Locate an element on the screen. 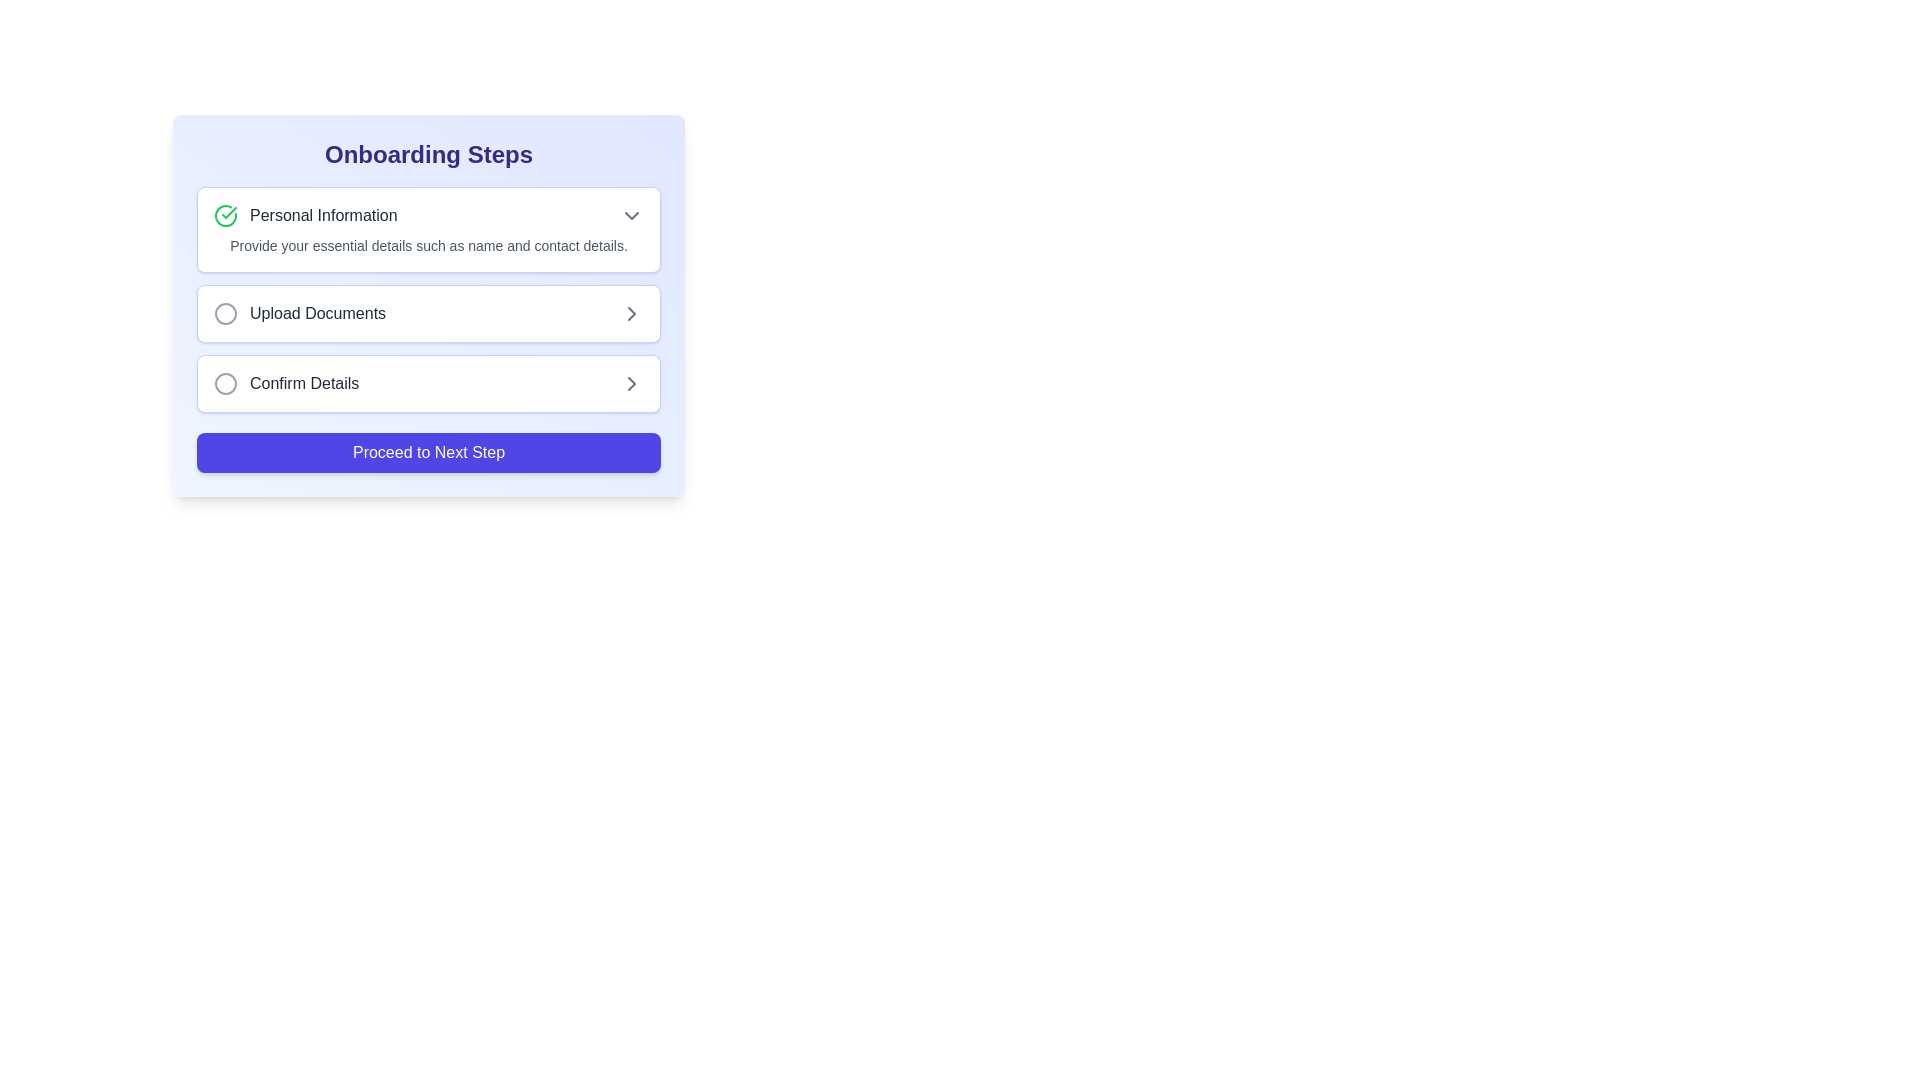  the SVG Icon - Right Arrow which visually indicates that the 'Confirm Details' option can be selected or expanded is located at coordinates (631, 313).